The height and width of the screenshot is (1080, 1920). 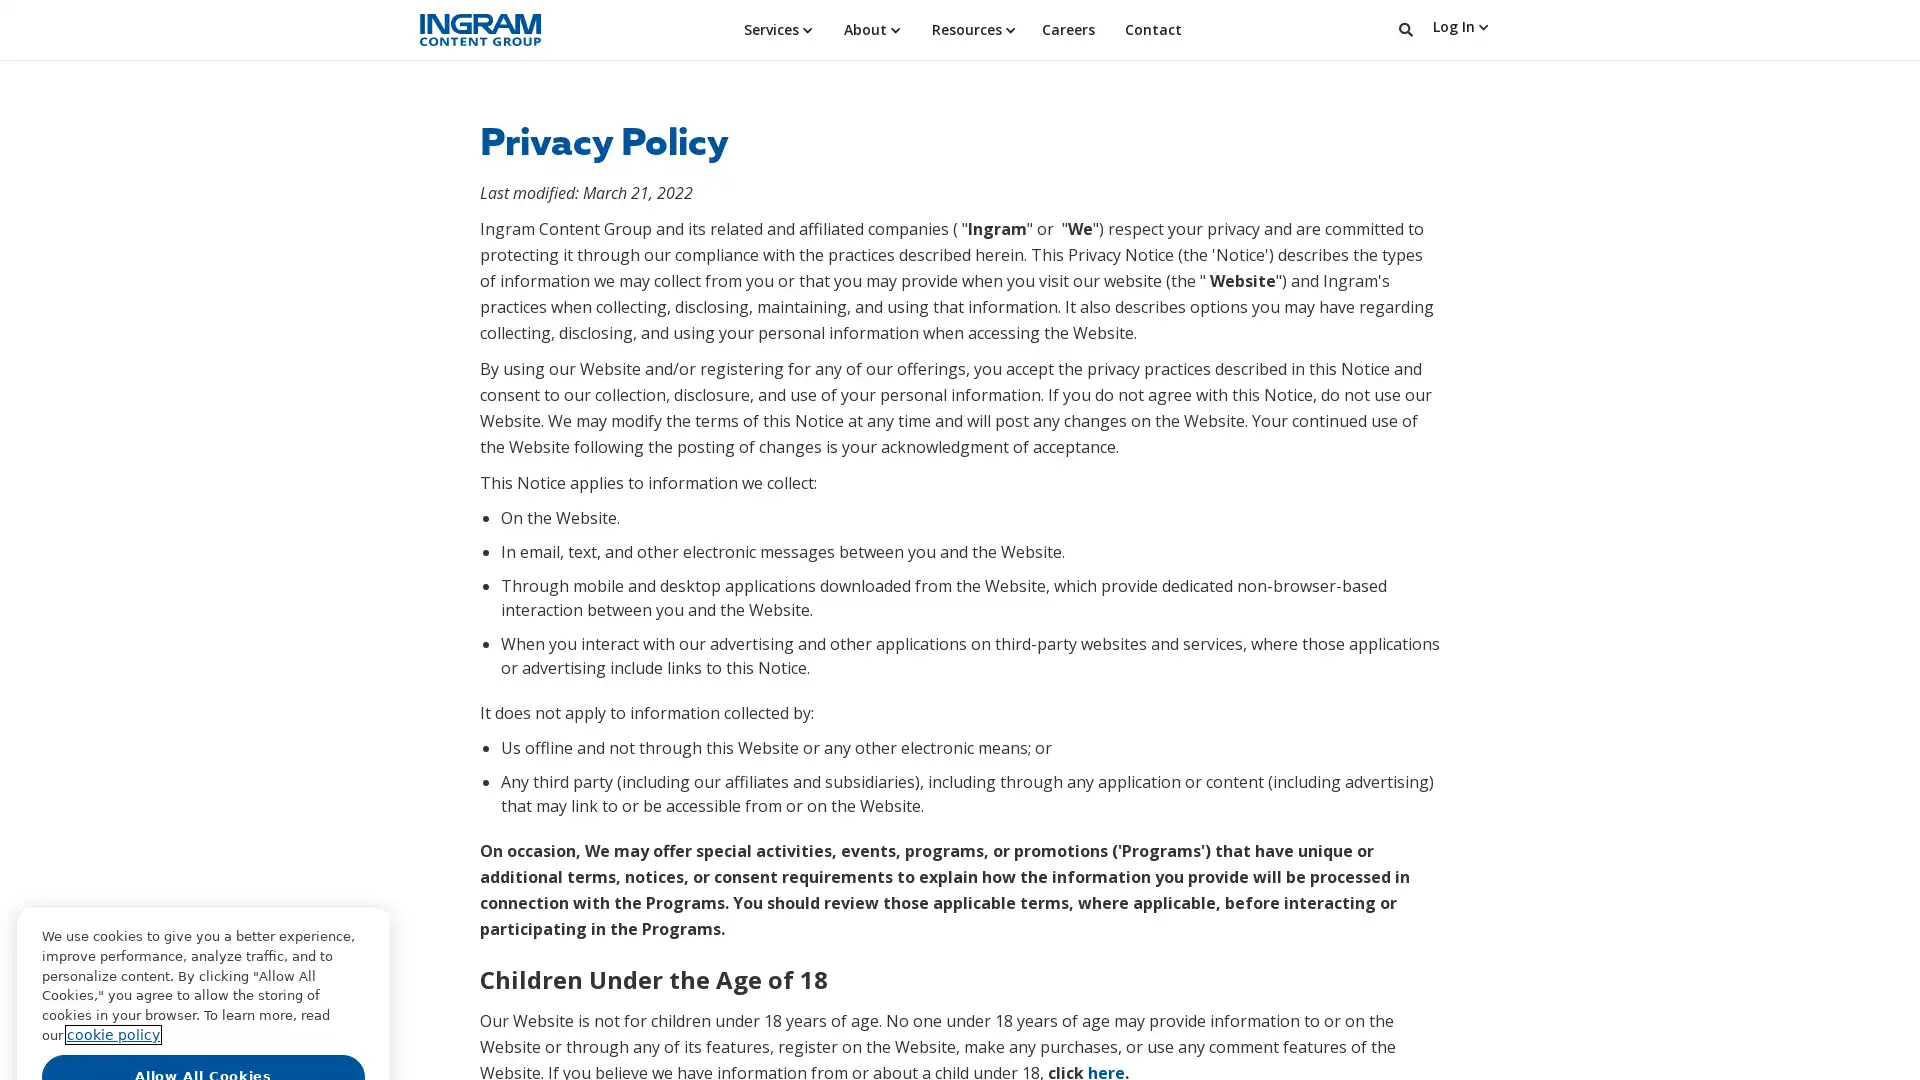 What do you see at coordinates (203, 1026) in the screenshot?
I see `Cookie Preferences` at bounding box center [203, 1026].